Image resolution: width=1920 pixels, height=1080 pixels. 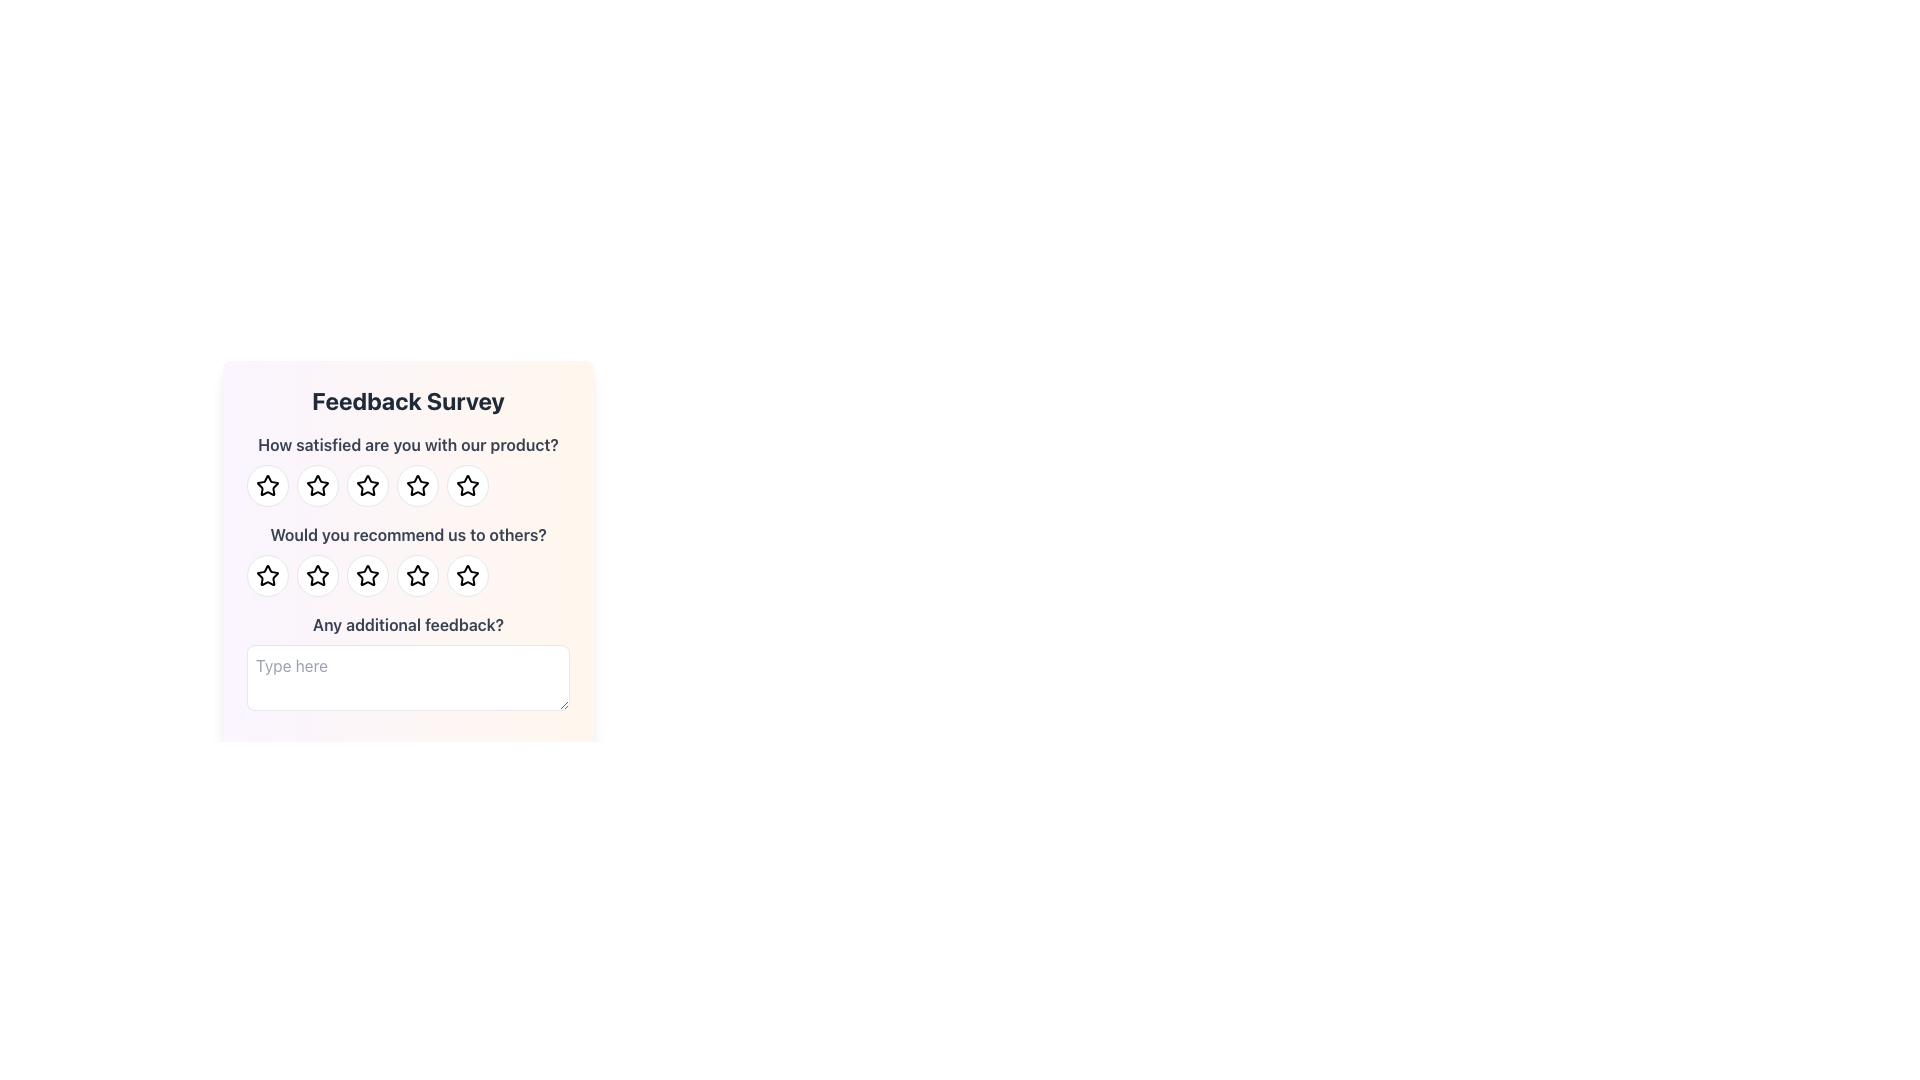 I want to click on the second star in the second row of the rating stars, so click(x=316, y=575).